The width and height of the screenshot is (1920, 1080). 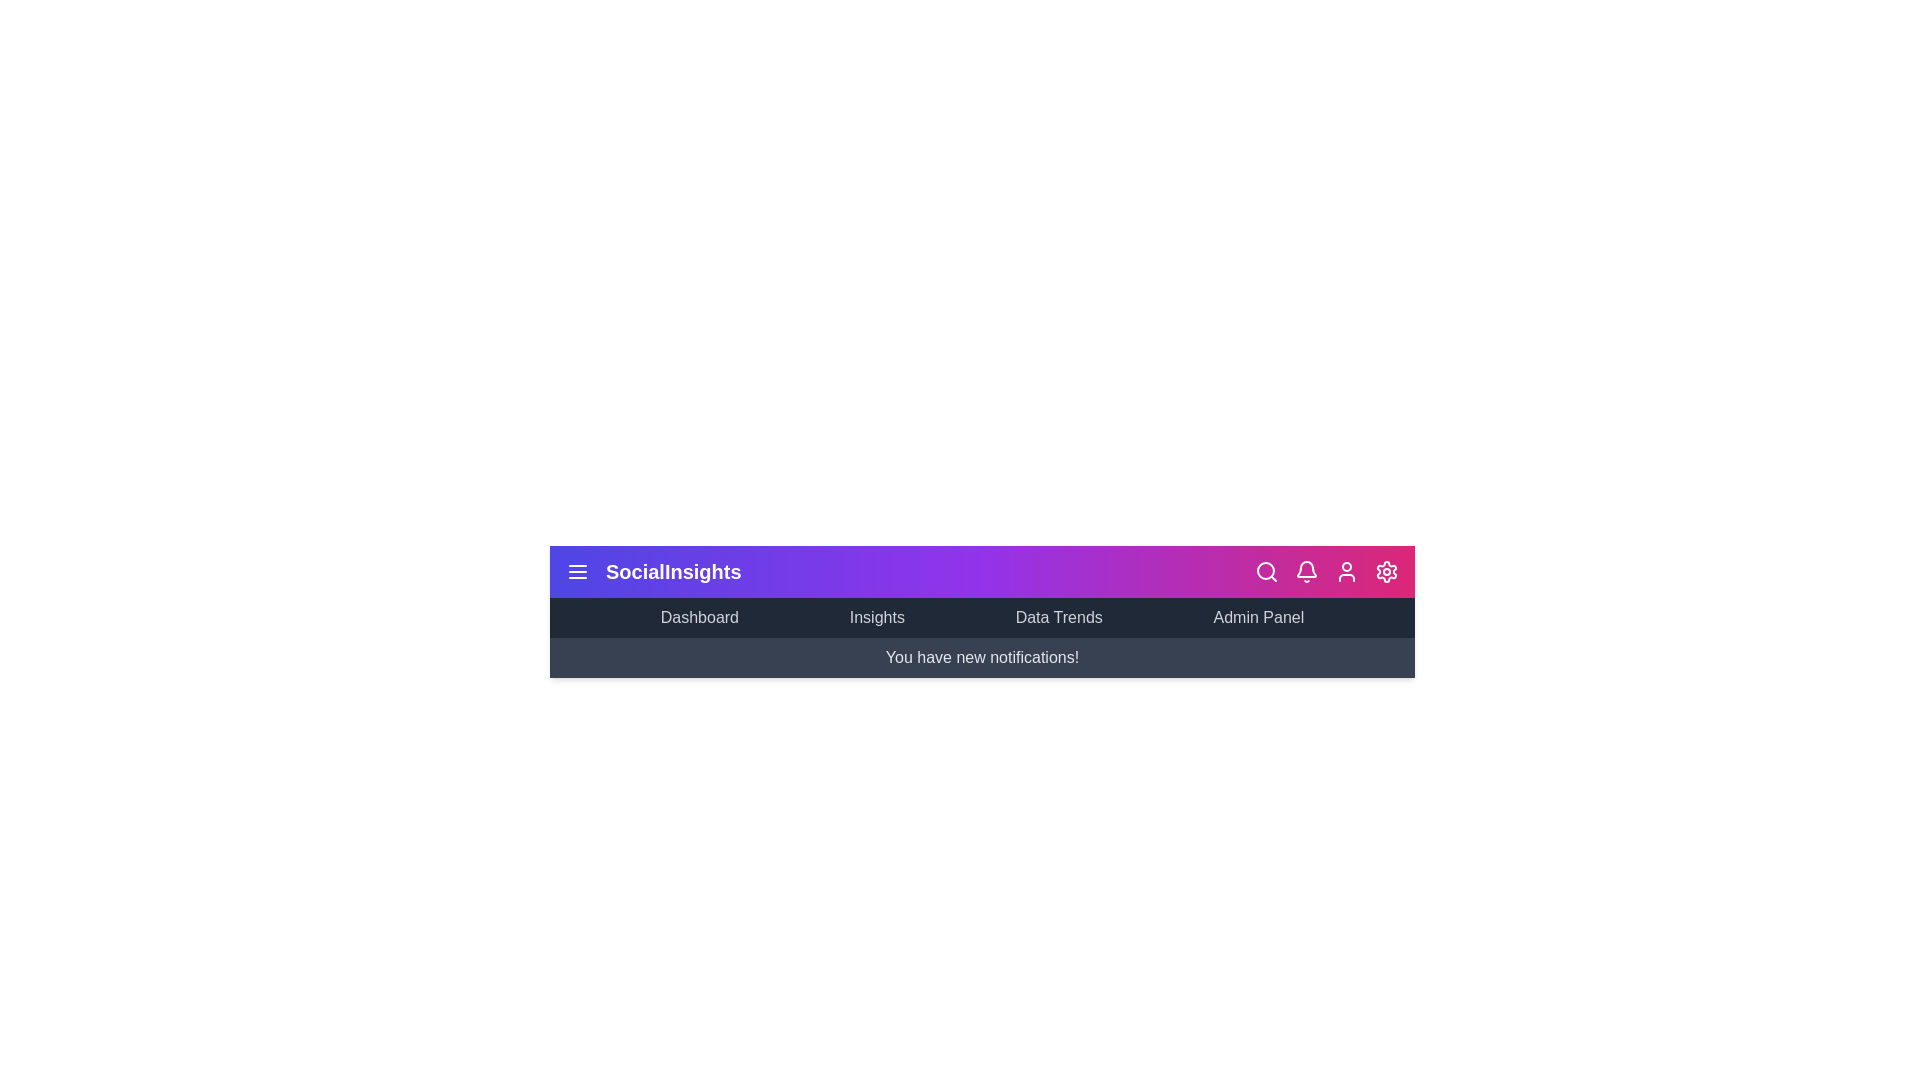 What do you see at coordinates (1058, 616) in the screenshot?
I see `the 'Data Trends' menu item in the navigation bar` at bounding box center [1058, 616].